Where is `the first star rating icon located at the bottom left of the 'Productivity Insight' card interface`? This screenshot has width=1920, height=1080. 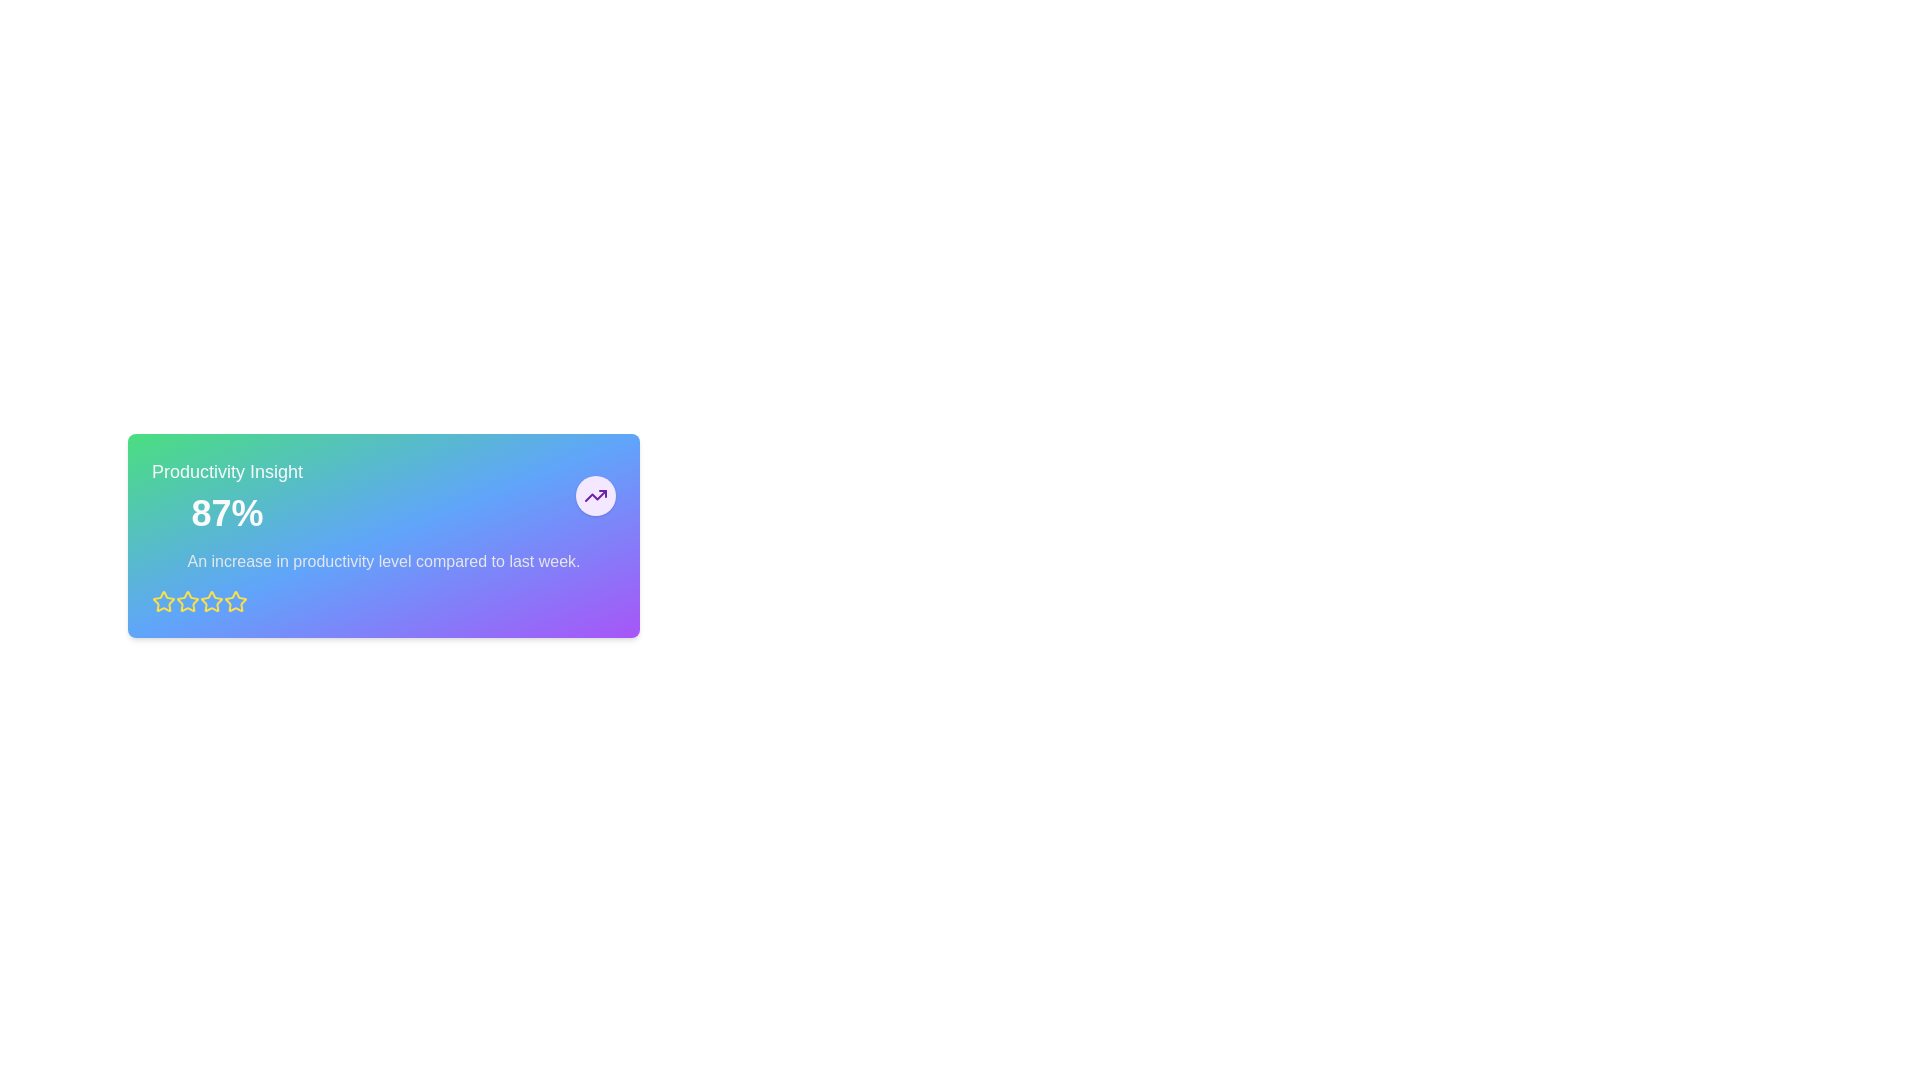
the first star rating icon located at the bottom left of the 'Productivity Insight' card interface is located at coordinates (163, 600).